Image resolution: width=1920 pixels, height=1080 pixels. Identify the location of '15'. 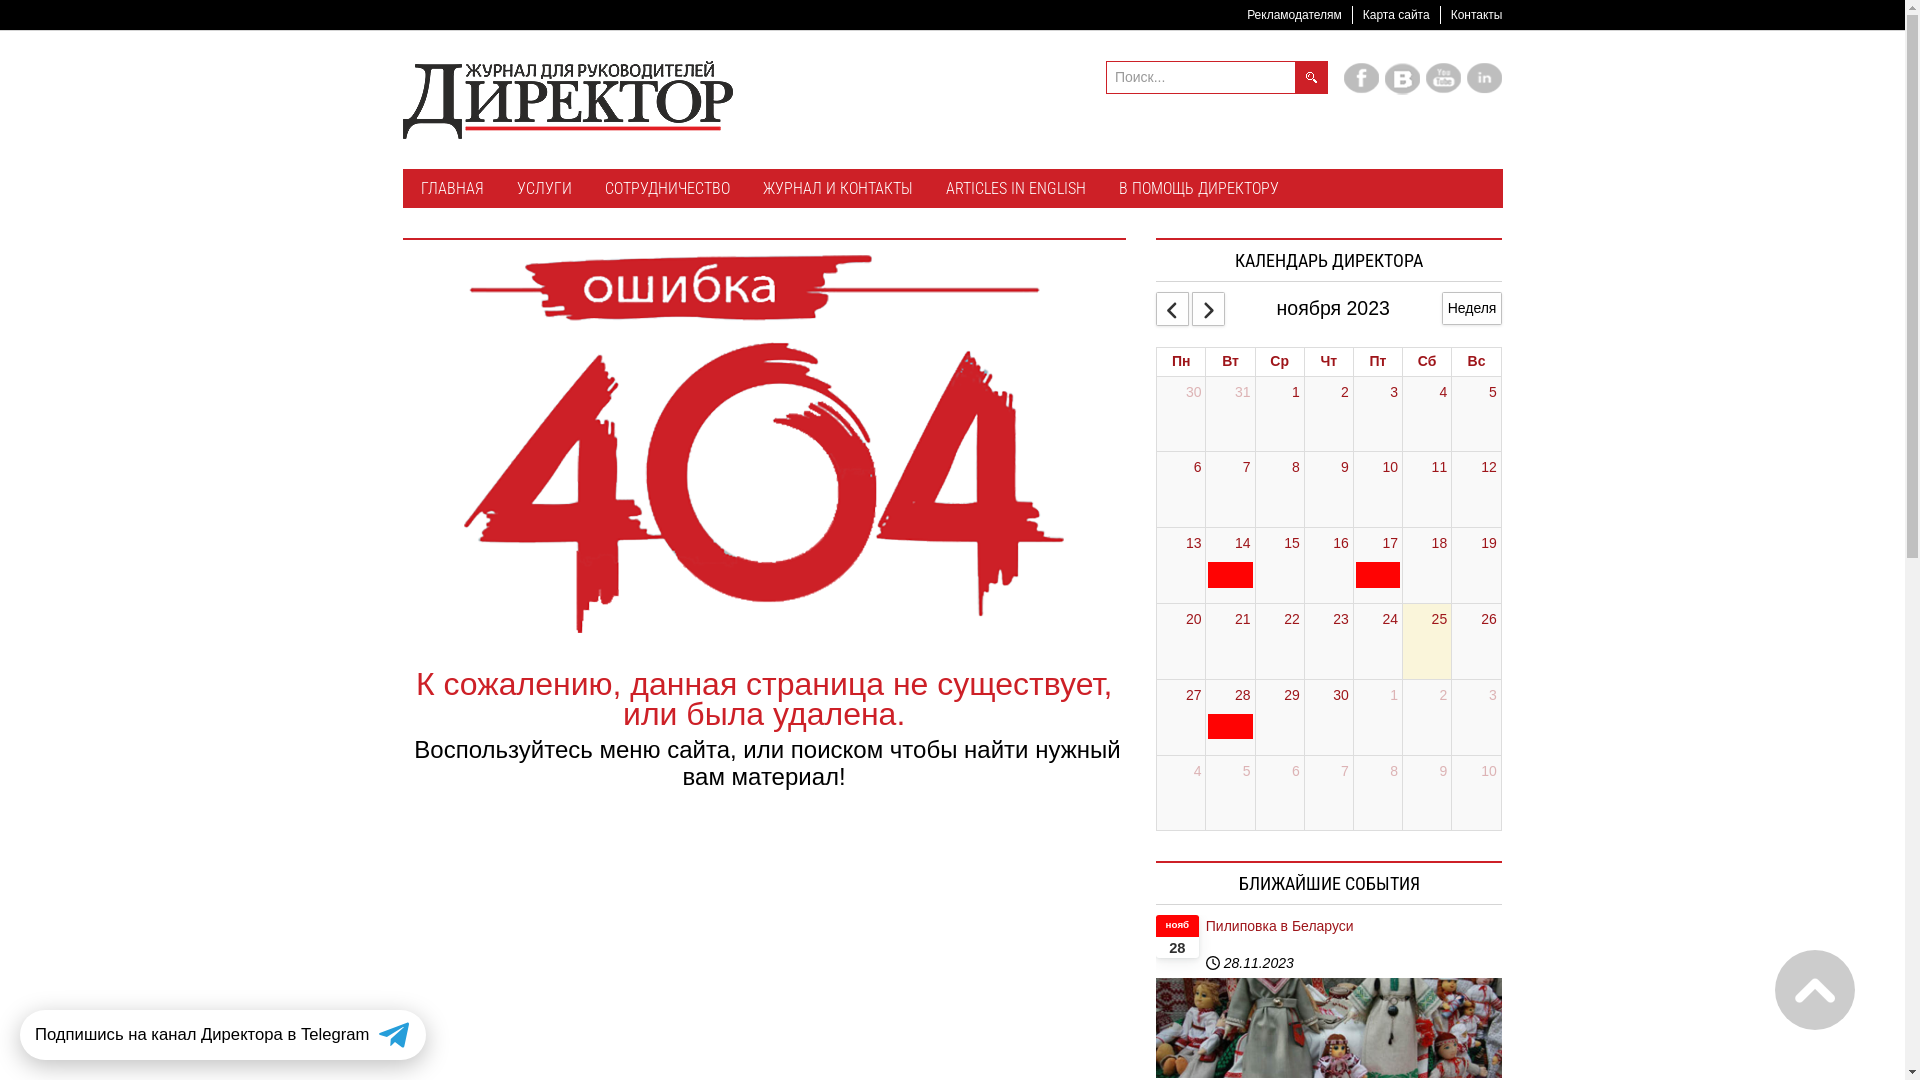
(1280, 543).